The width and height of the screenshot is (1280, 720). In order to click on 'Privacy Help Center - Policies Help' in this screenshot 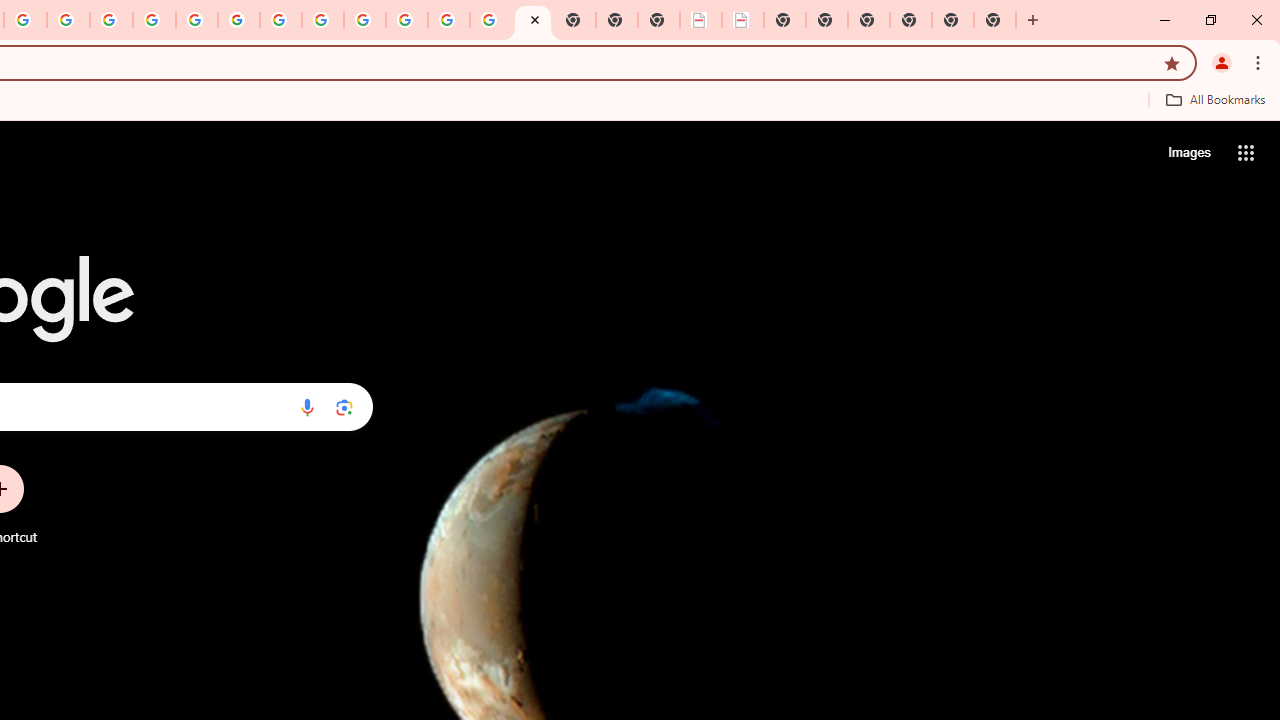, I will do `click(110, 20)`.